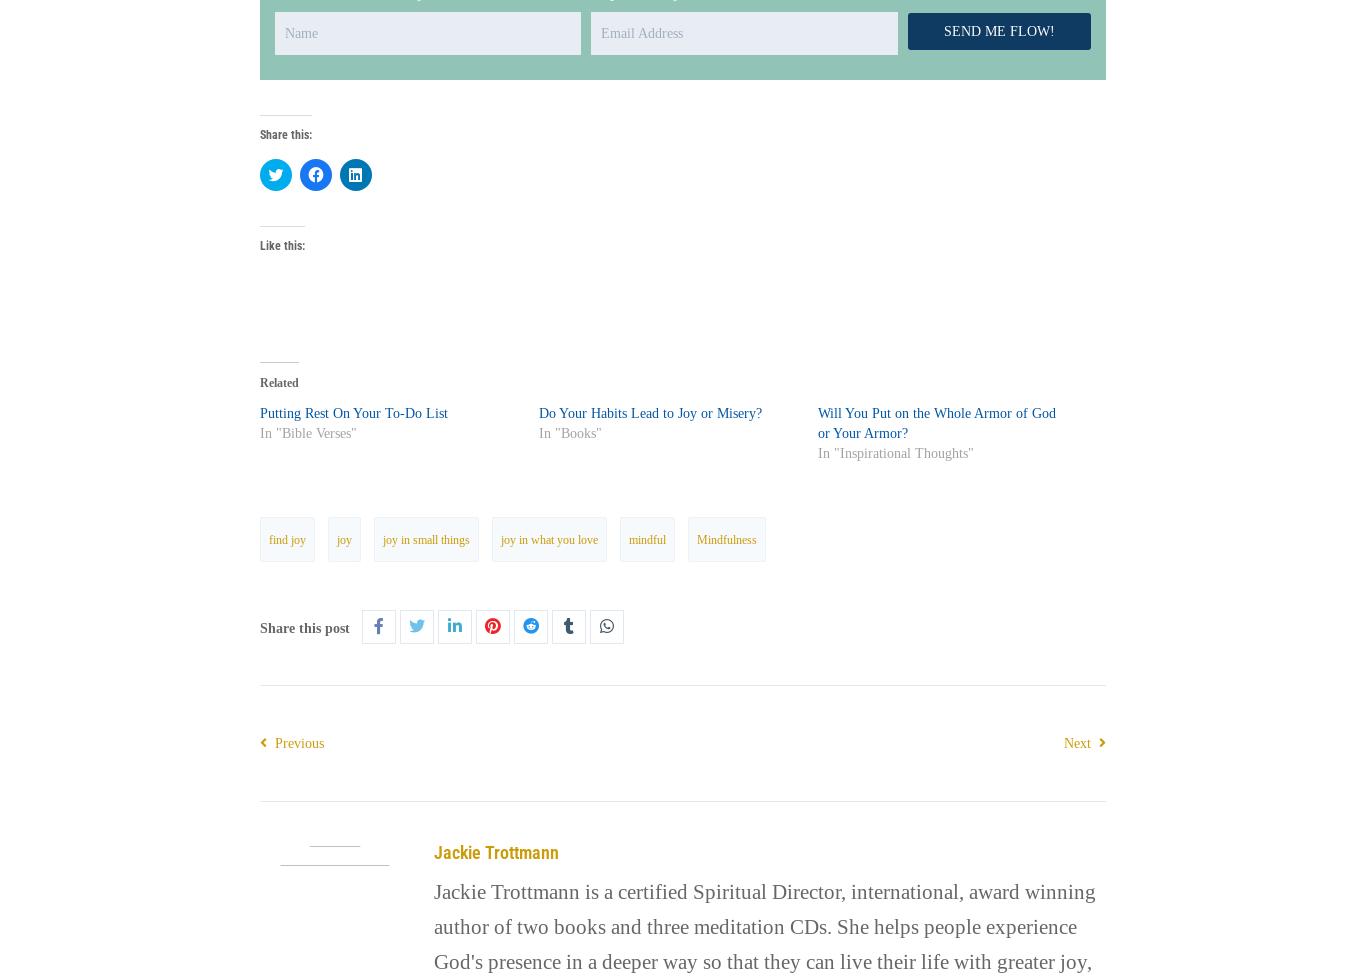  I want to click on 'joy', so click(342, 538).